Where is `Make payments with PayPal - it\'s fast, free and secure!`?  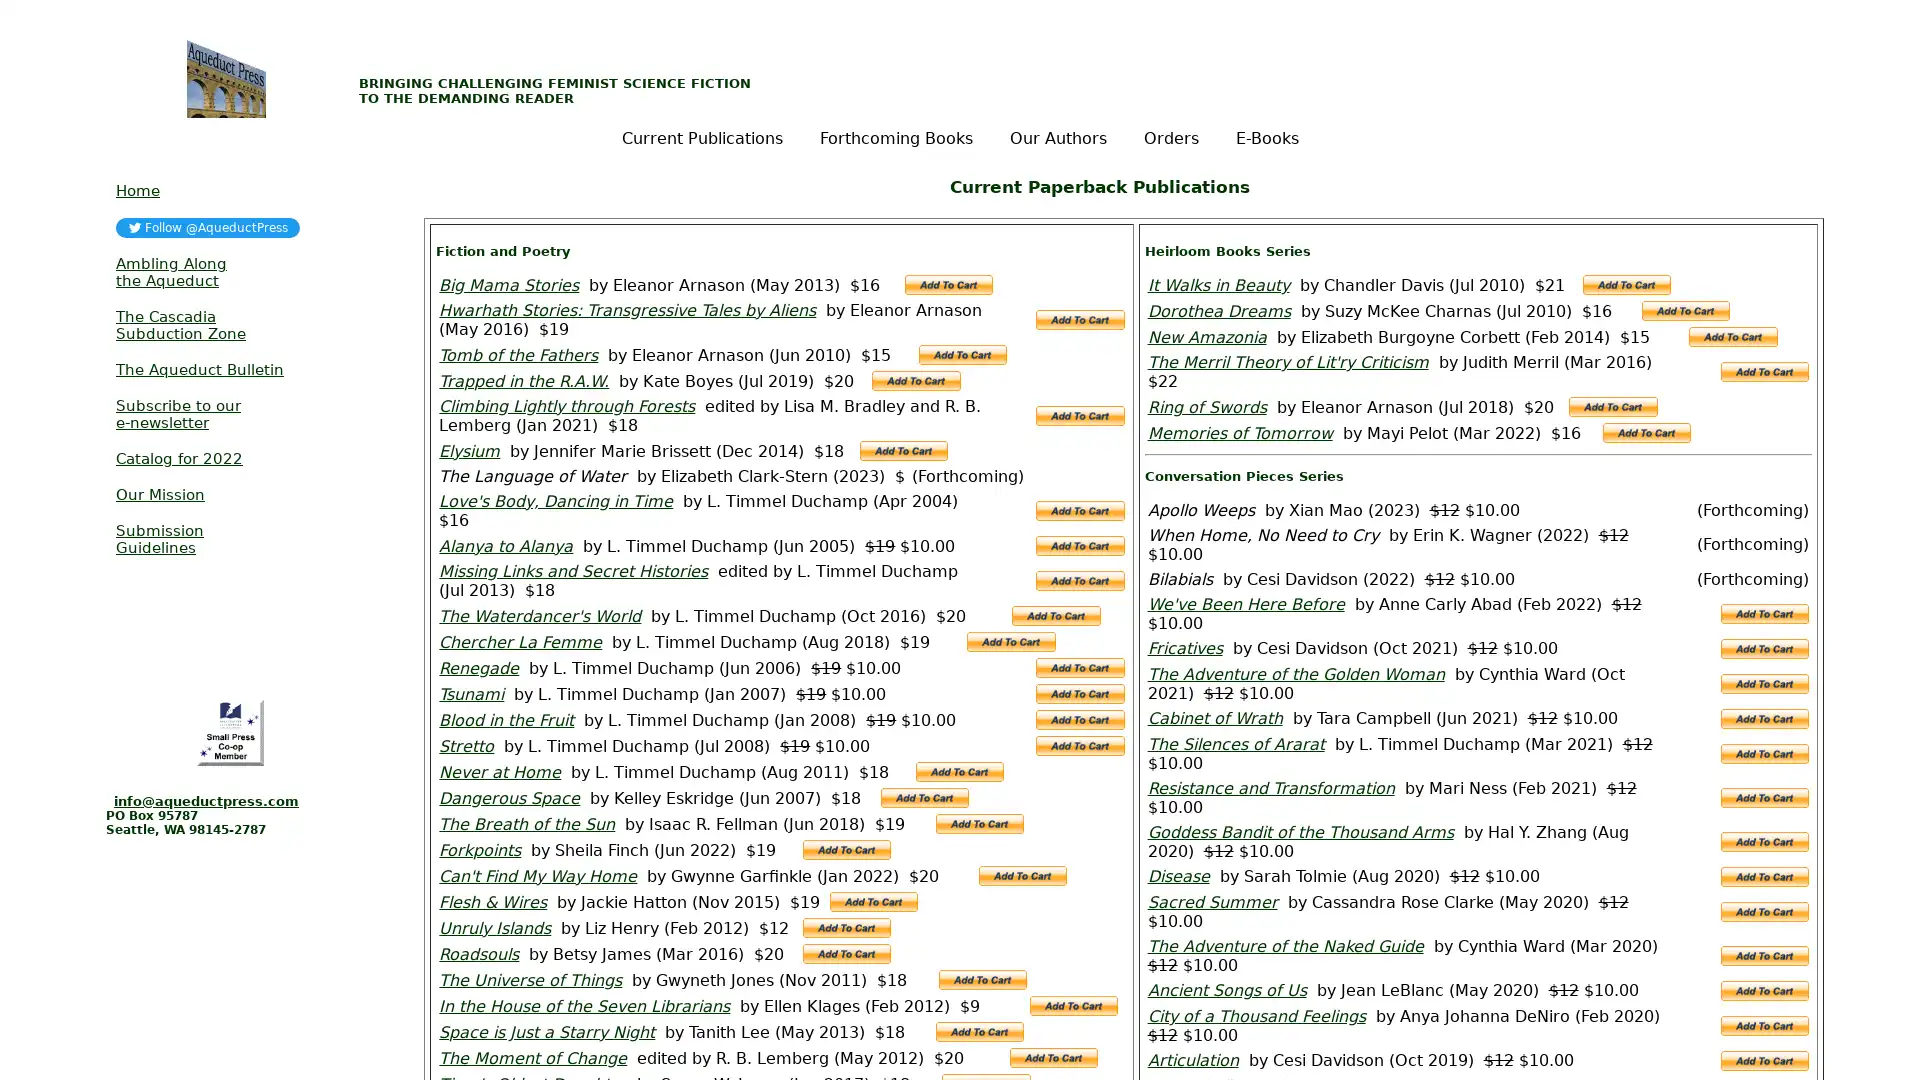 Make payments with PayPal - it\'s fast, free and secure! is located at coordinates (1764, 752).